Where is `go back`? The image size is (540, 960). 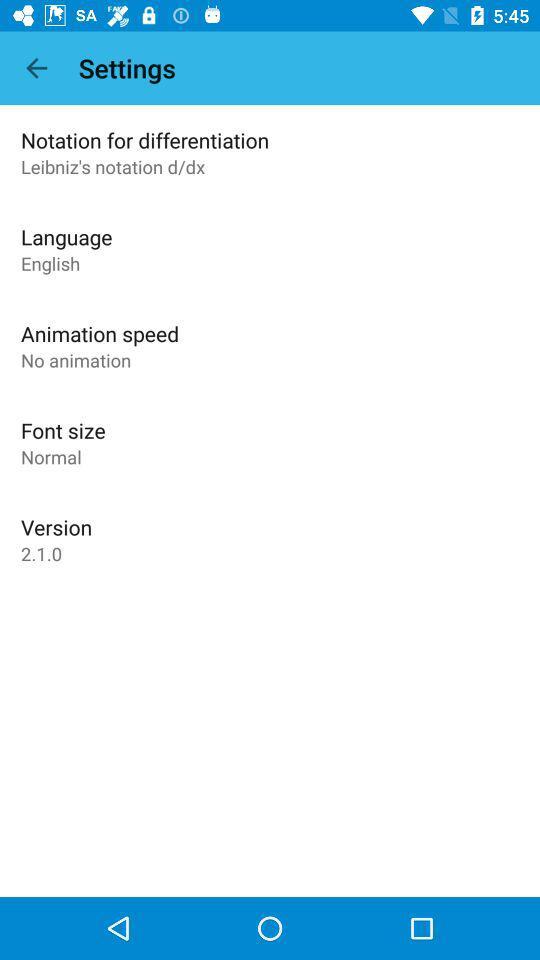 go back is located at coordinates (36, 68).